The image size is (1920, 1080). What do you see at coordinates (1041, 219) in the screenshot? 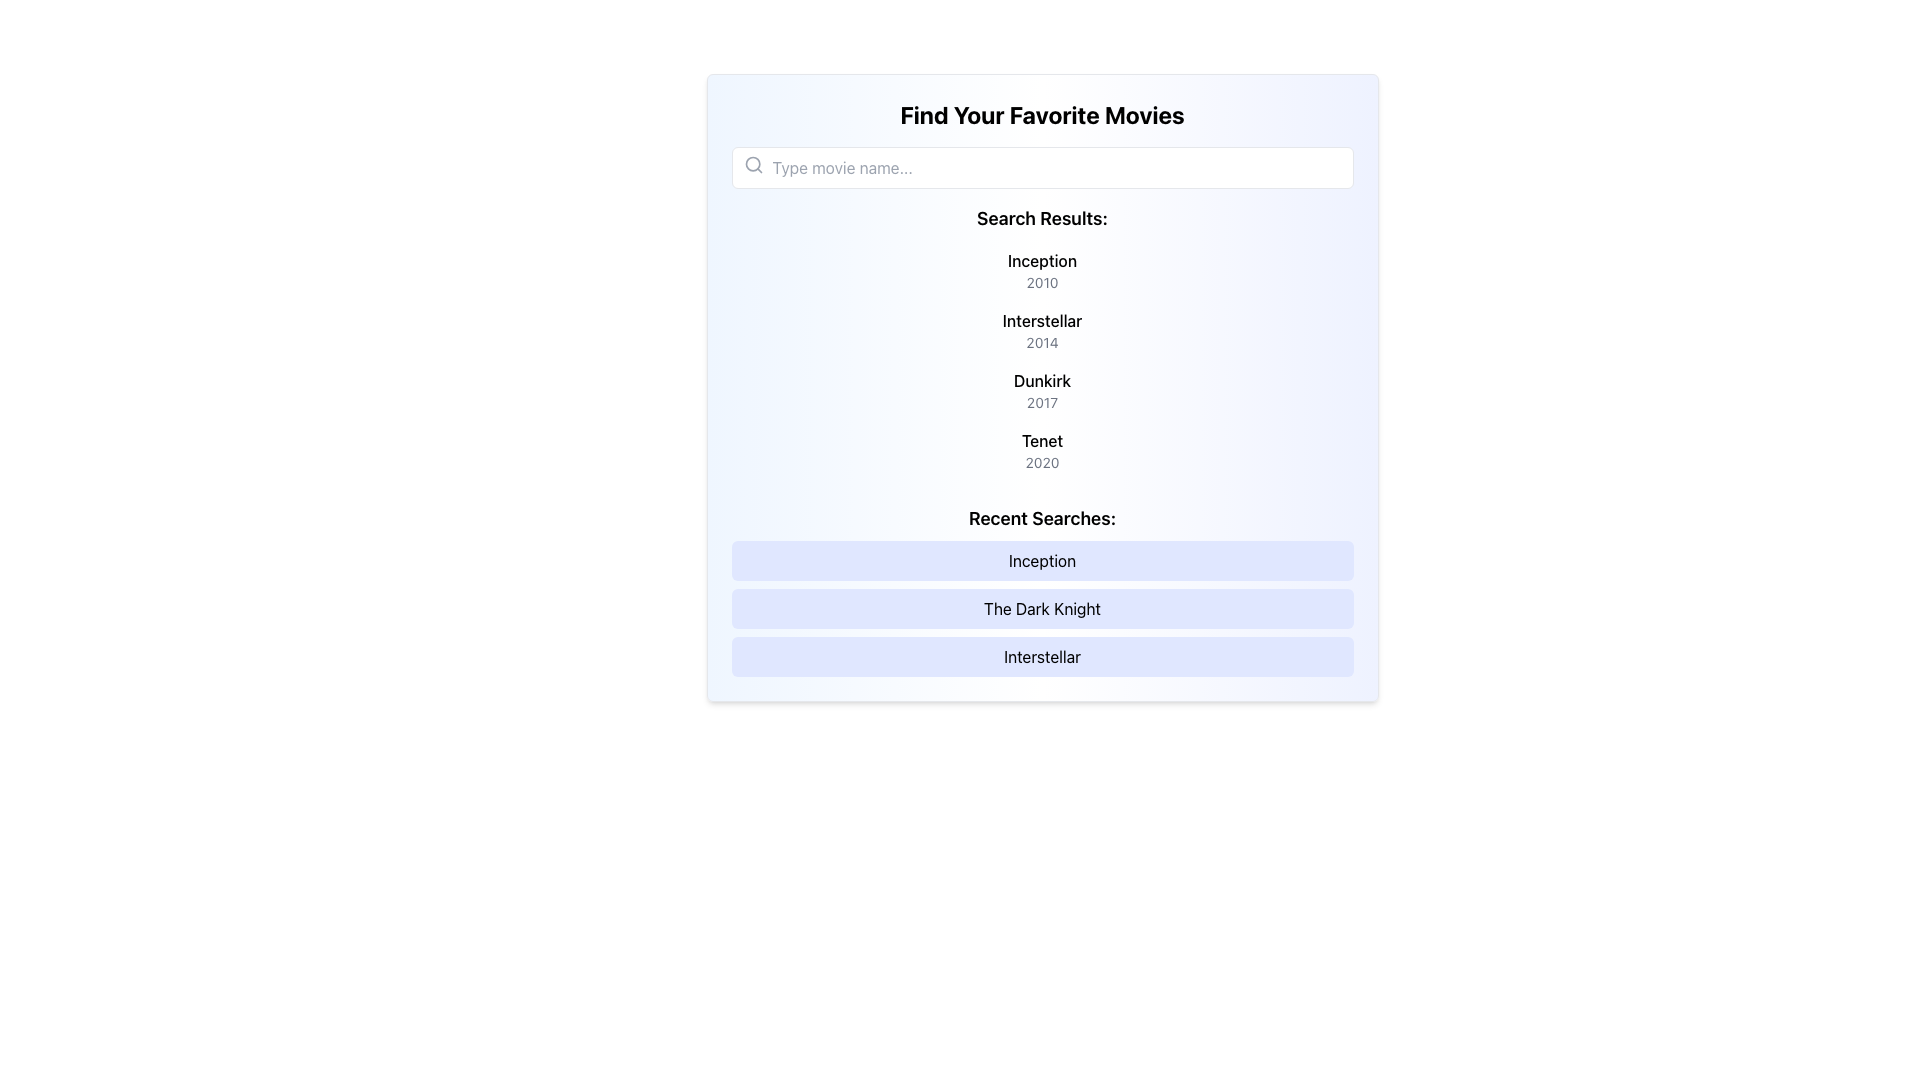
I see `the Text Label that serves as a section header for search results, positioned above the list of movie titles and years` at bounding box center [1041, 219].